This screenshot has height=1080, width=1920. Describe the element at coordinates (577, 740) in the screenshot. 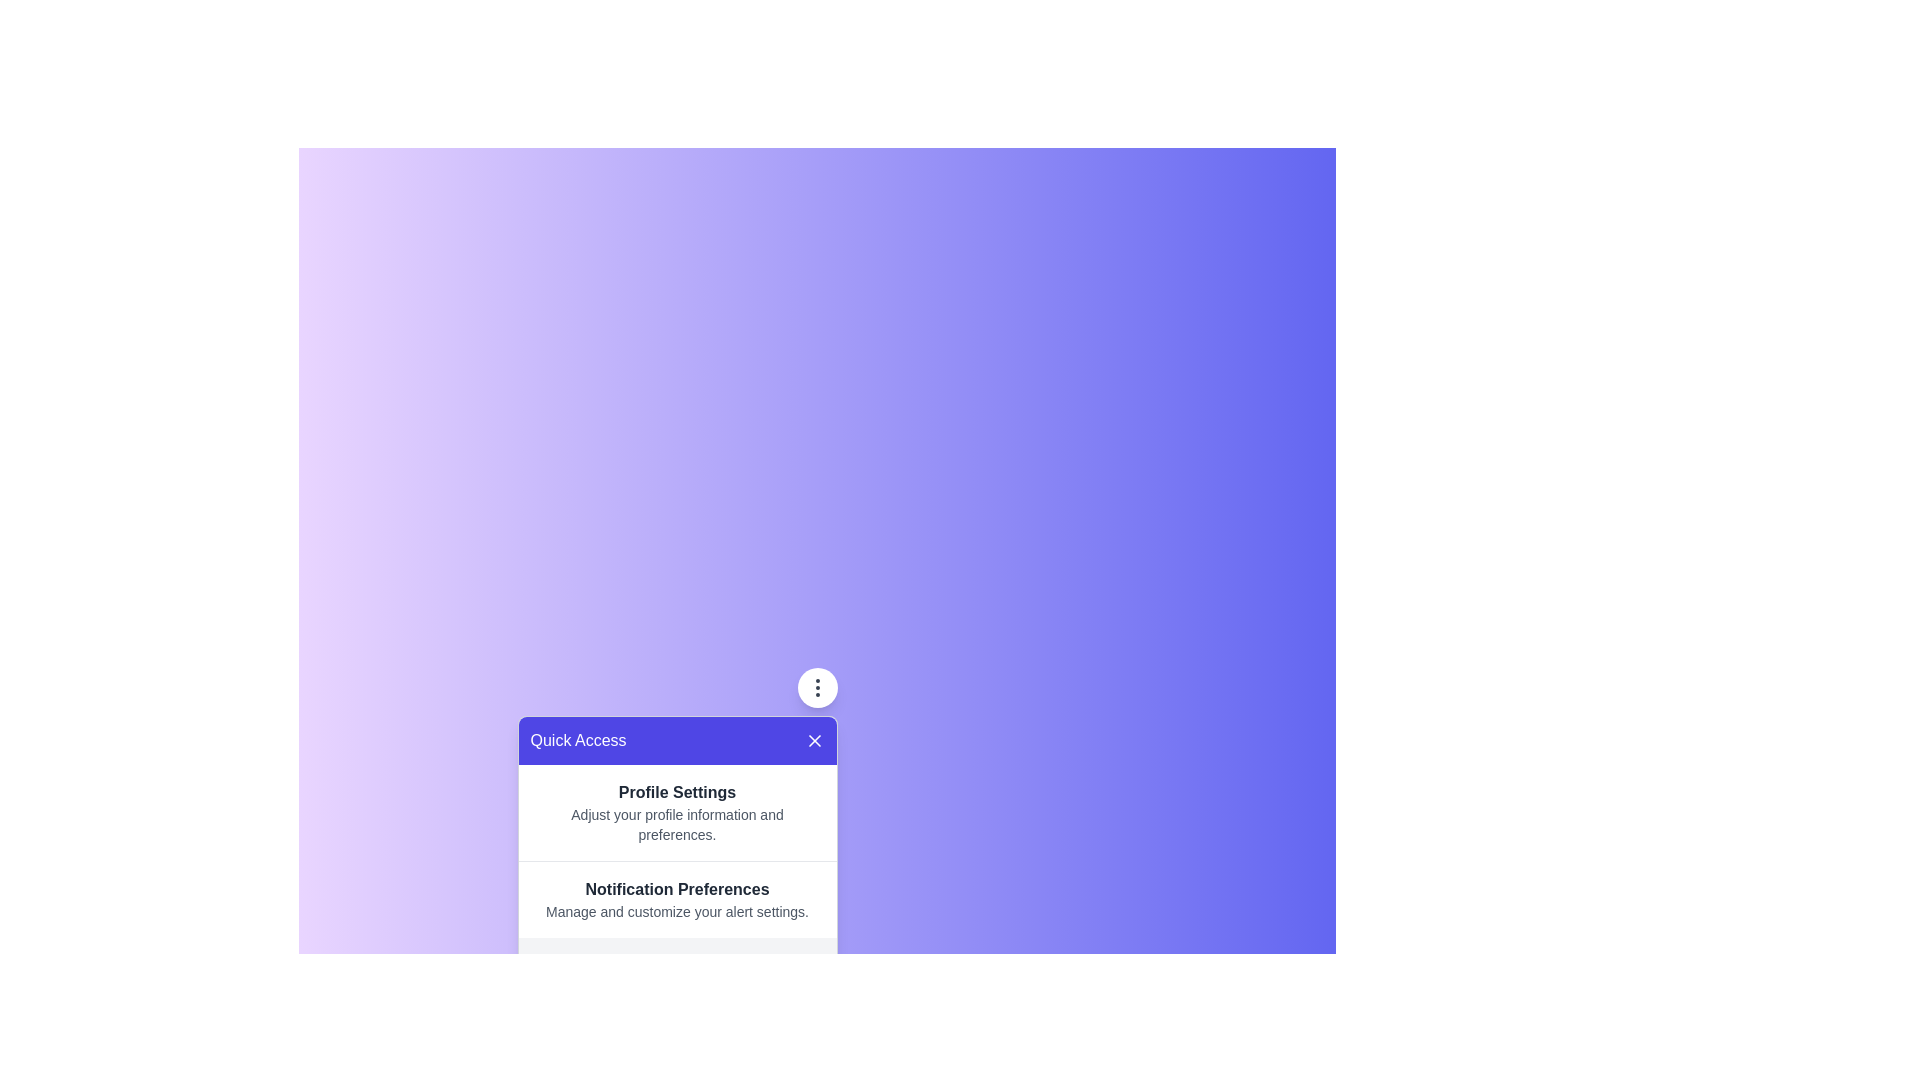

I see `the 'Quick Access' text label, which is displayed in white against an indigo background in the upper left corner of the header bar` at that location.